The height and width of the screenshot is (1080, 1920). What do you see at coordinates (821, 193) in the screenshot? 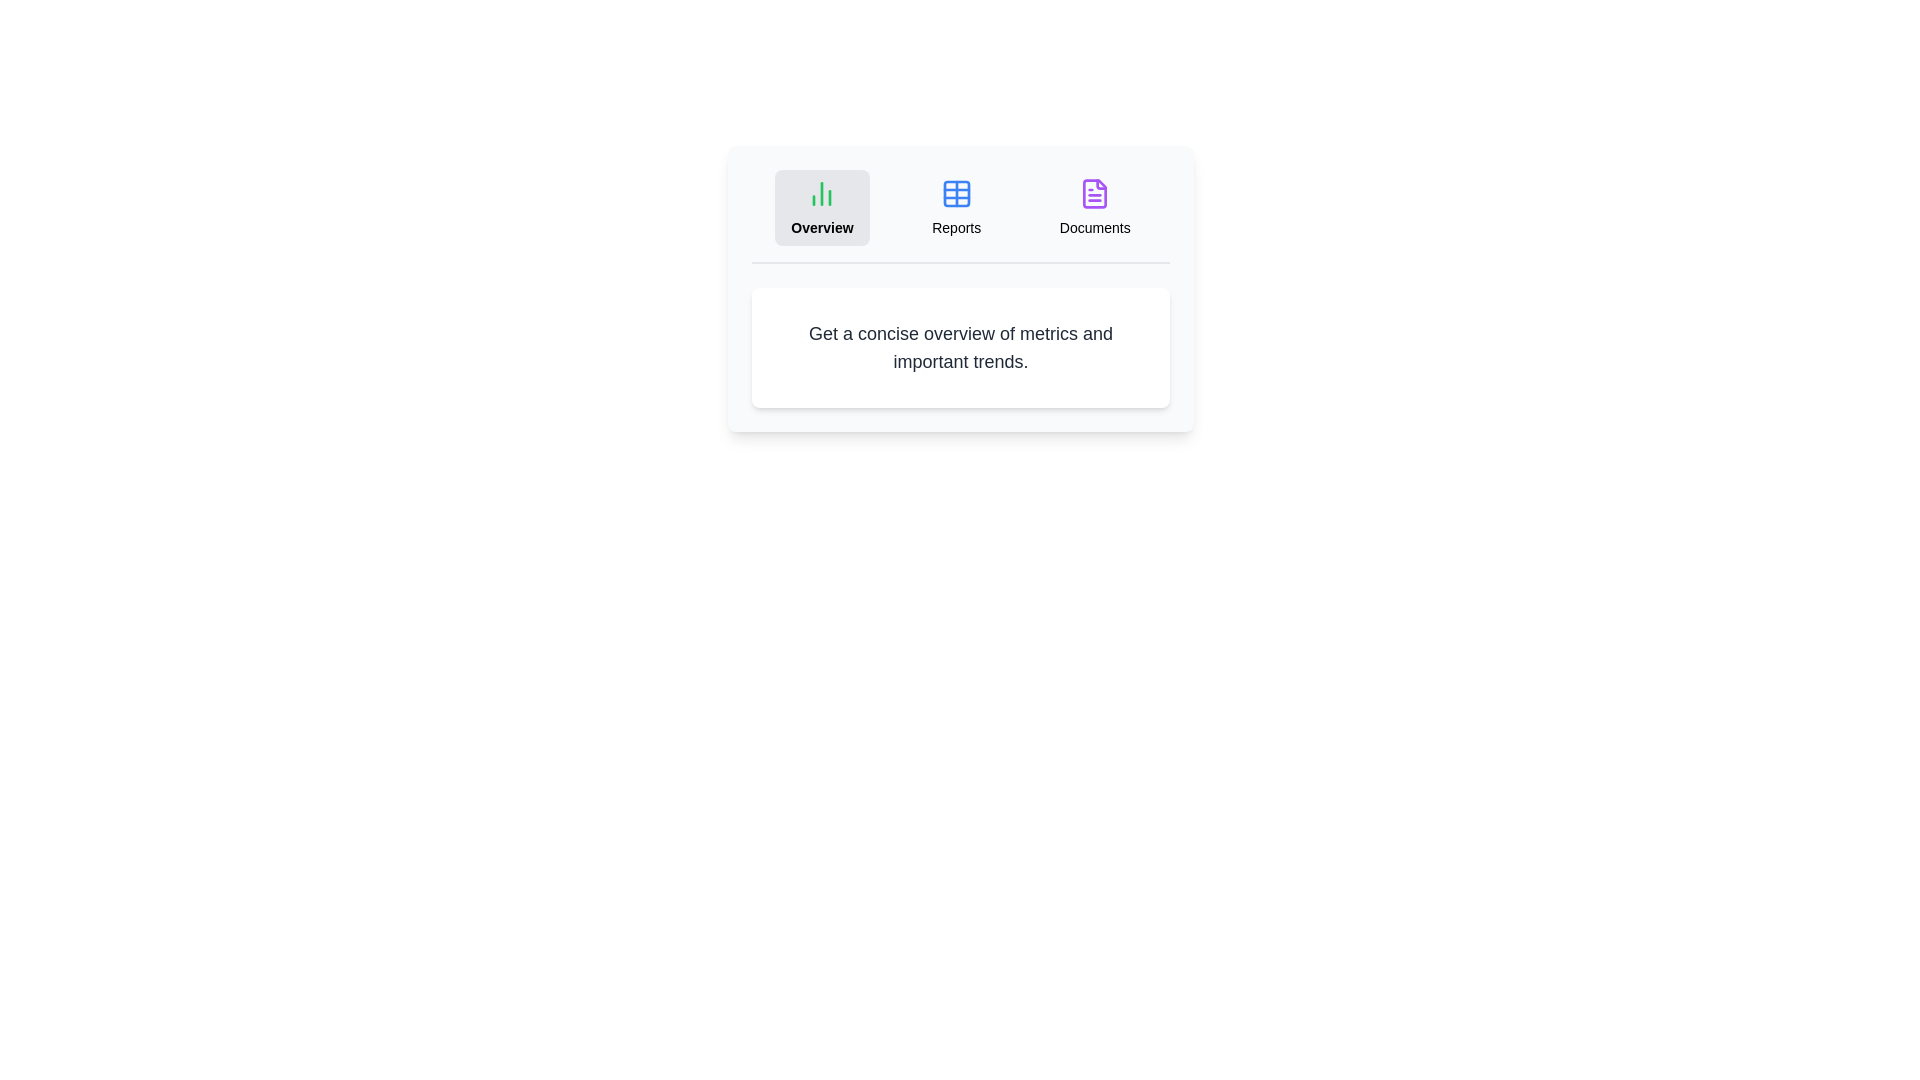
I see `the icon of the Overview tab` at bounding box center [821, 193].